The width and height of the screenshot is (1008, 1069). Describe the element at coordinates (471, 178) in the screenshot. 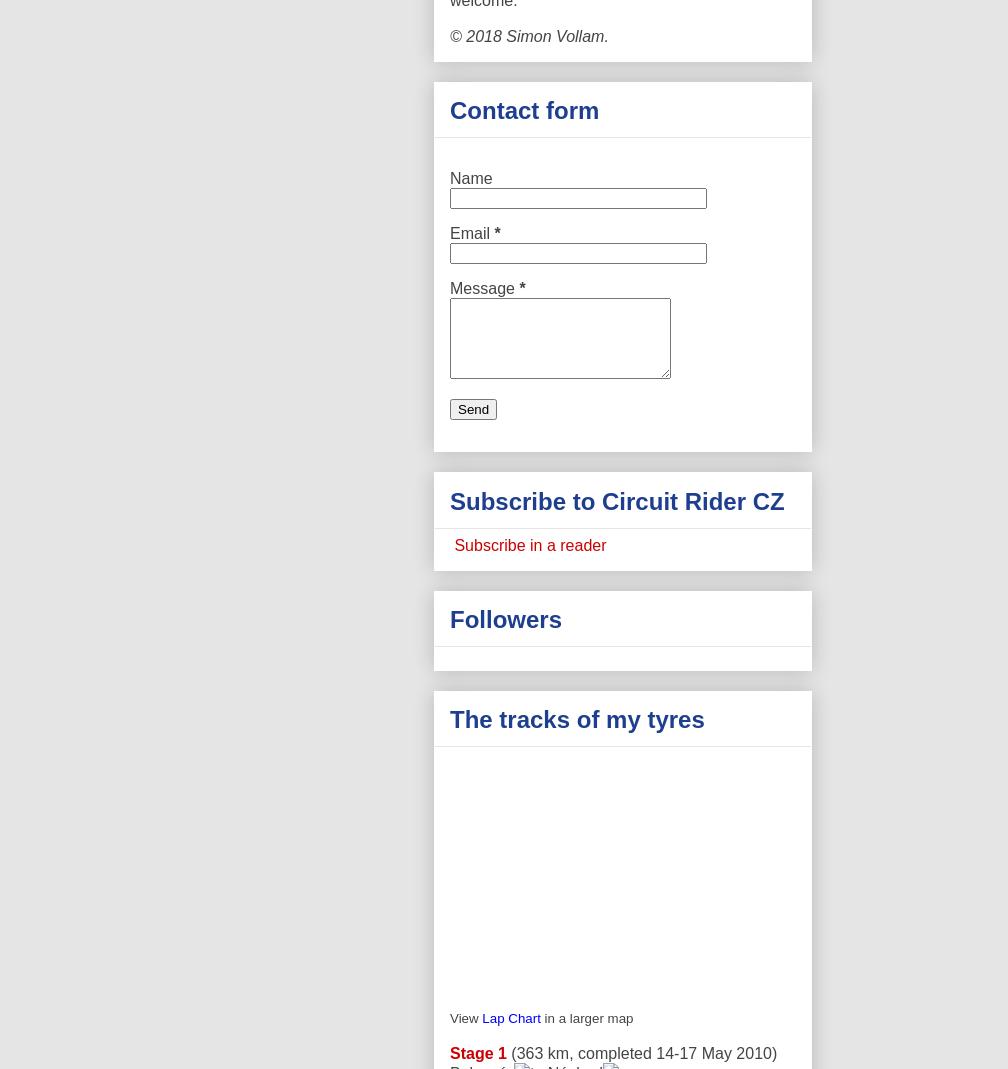

I see `'Name'` at that location.